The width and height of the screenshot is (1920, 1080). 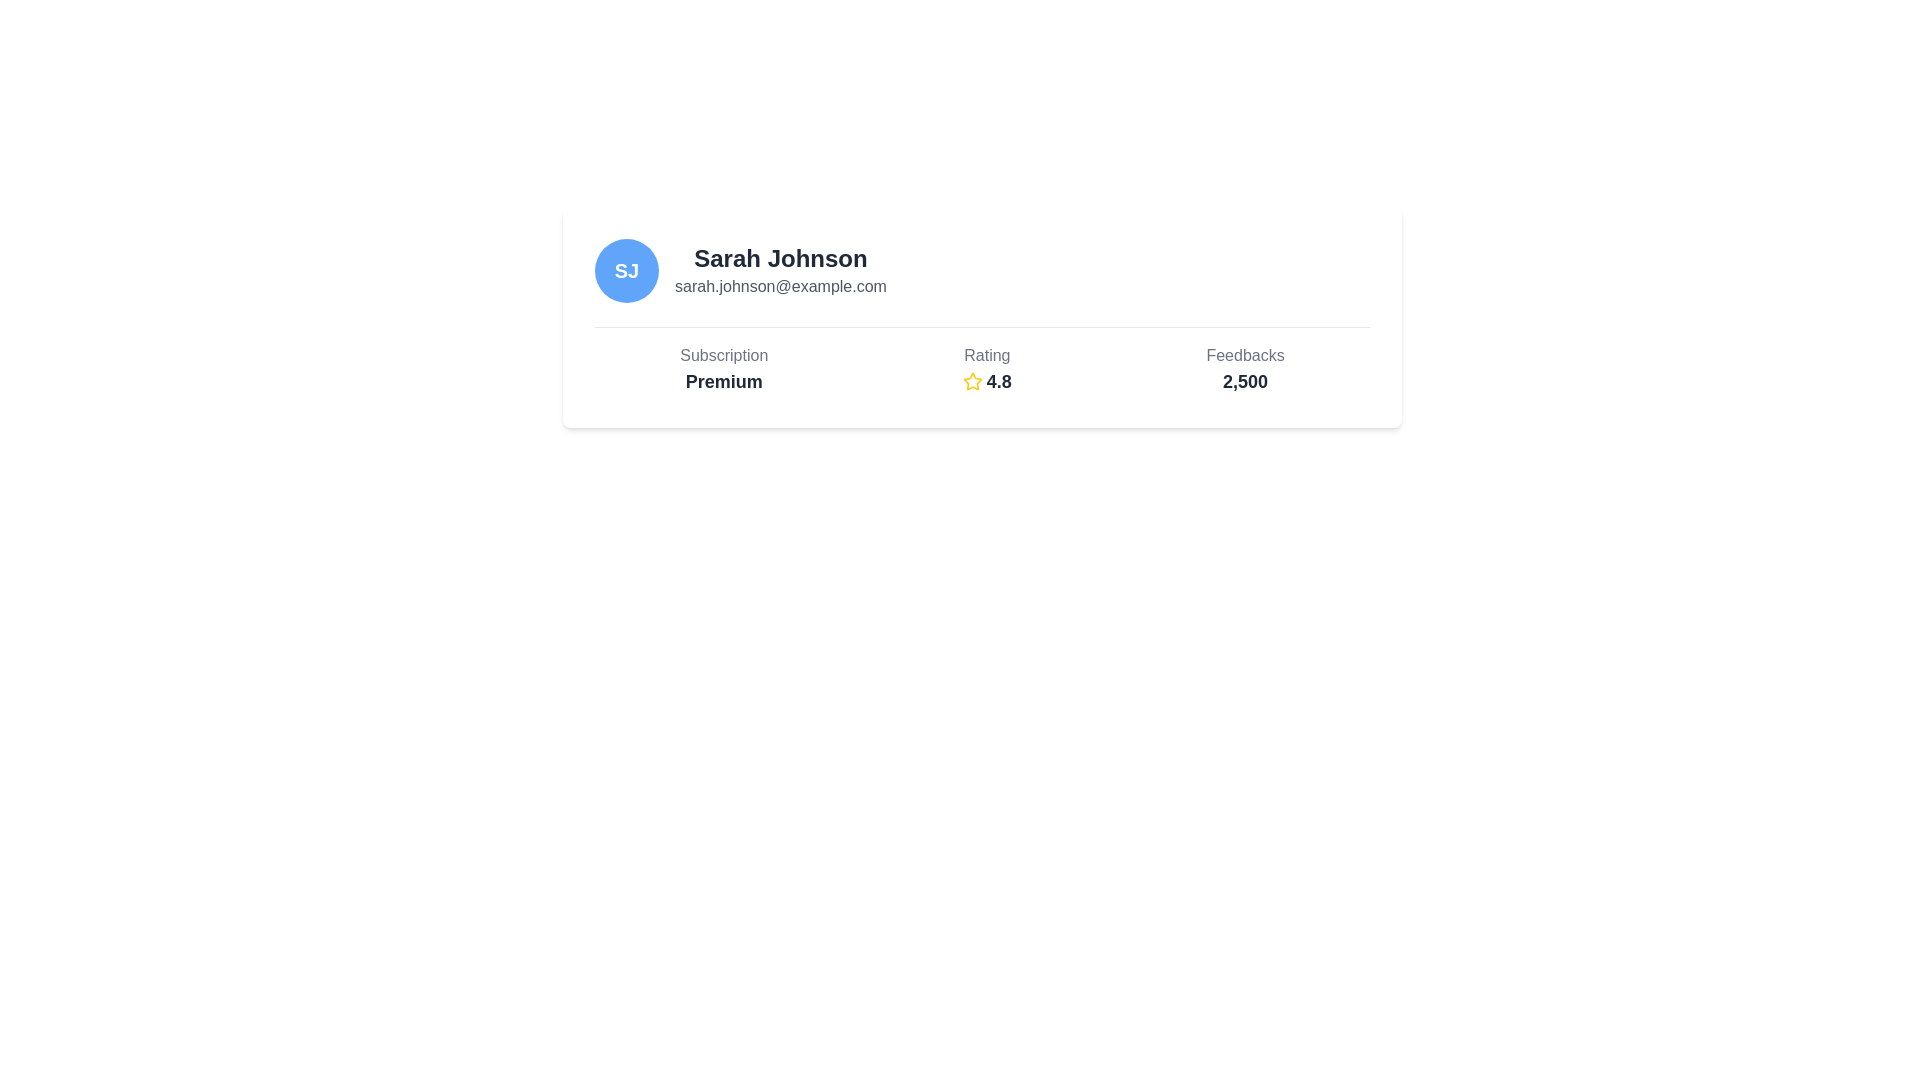 I want to click on the Rating display element, which visually combines a star icon and a numerical value, located in the center column below the 'Rating' label, so click(x=987, y=381).